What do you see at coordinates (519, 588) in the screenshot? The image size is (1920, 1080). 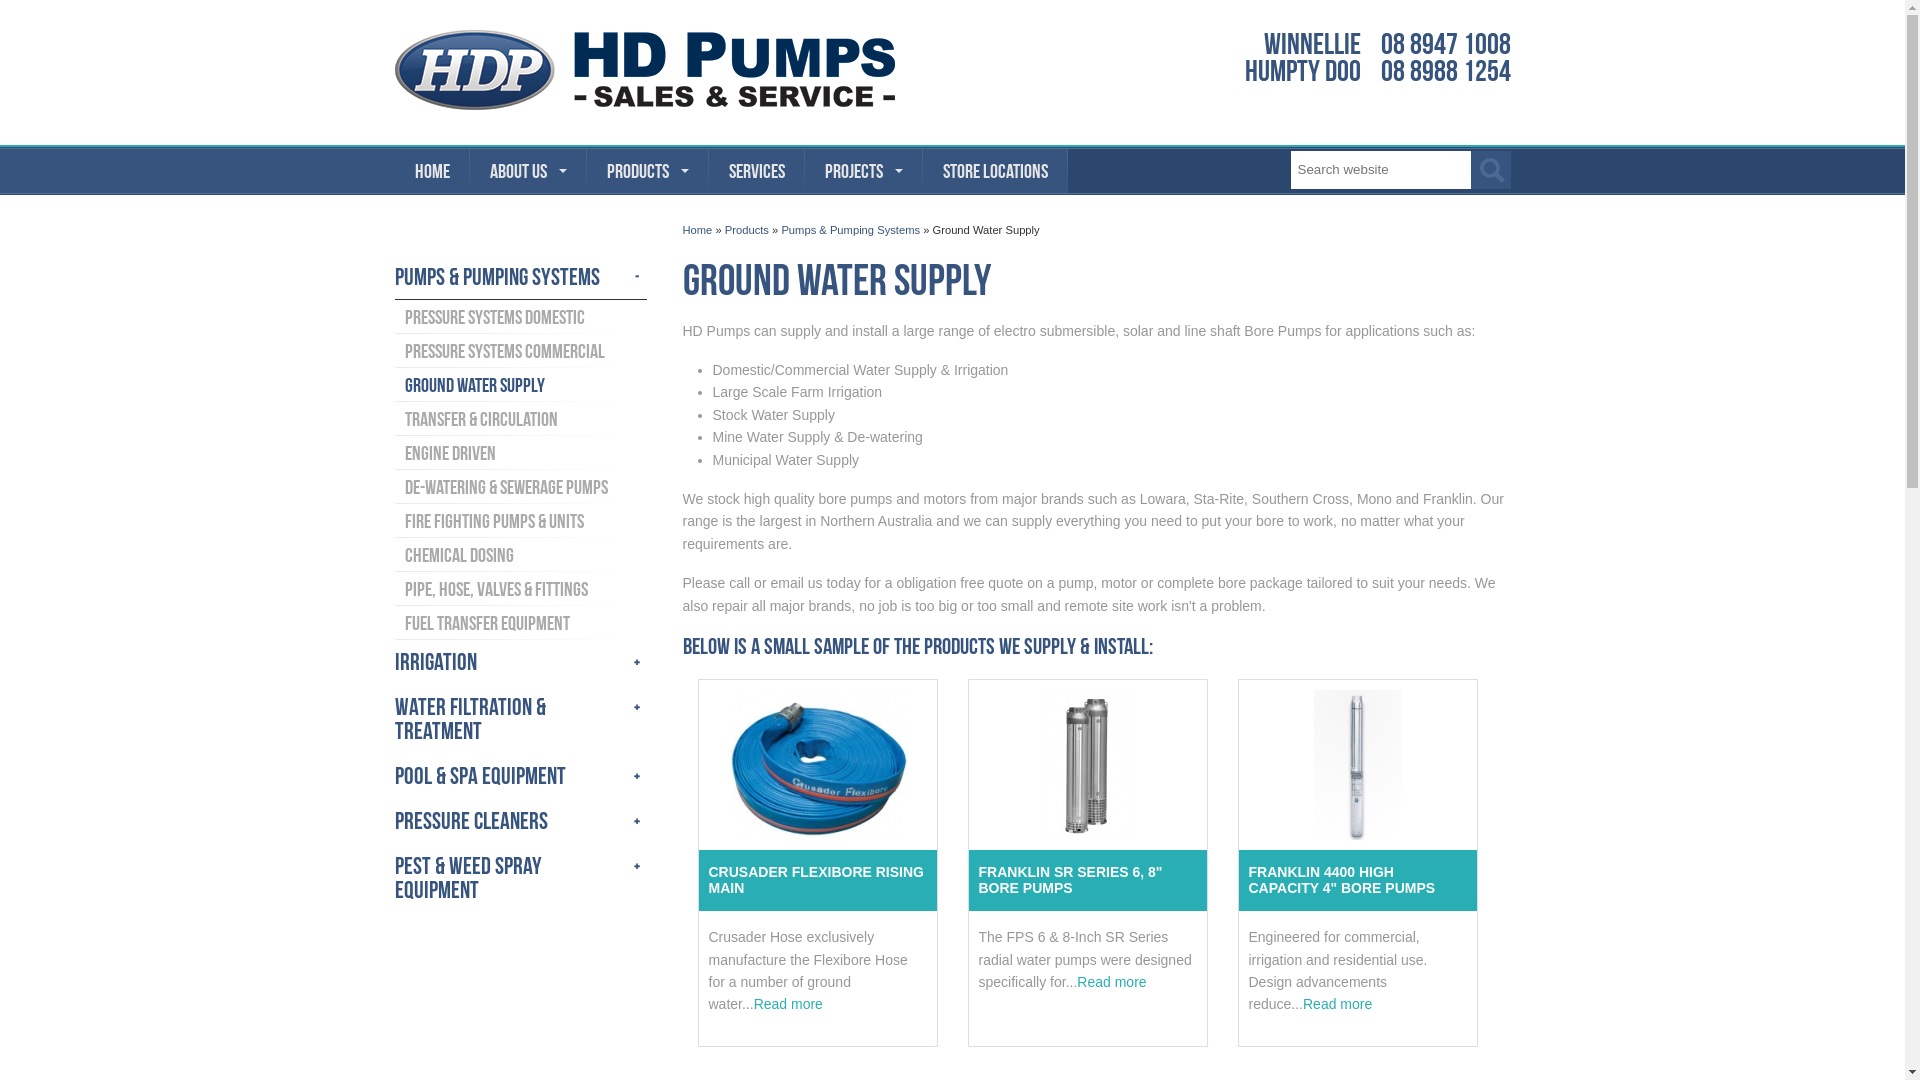 I see `'PIPE, HOSE, VALVES & FITTINGS'` at bounding box center [519, 588].